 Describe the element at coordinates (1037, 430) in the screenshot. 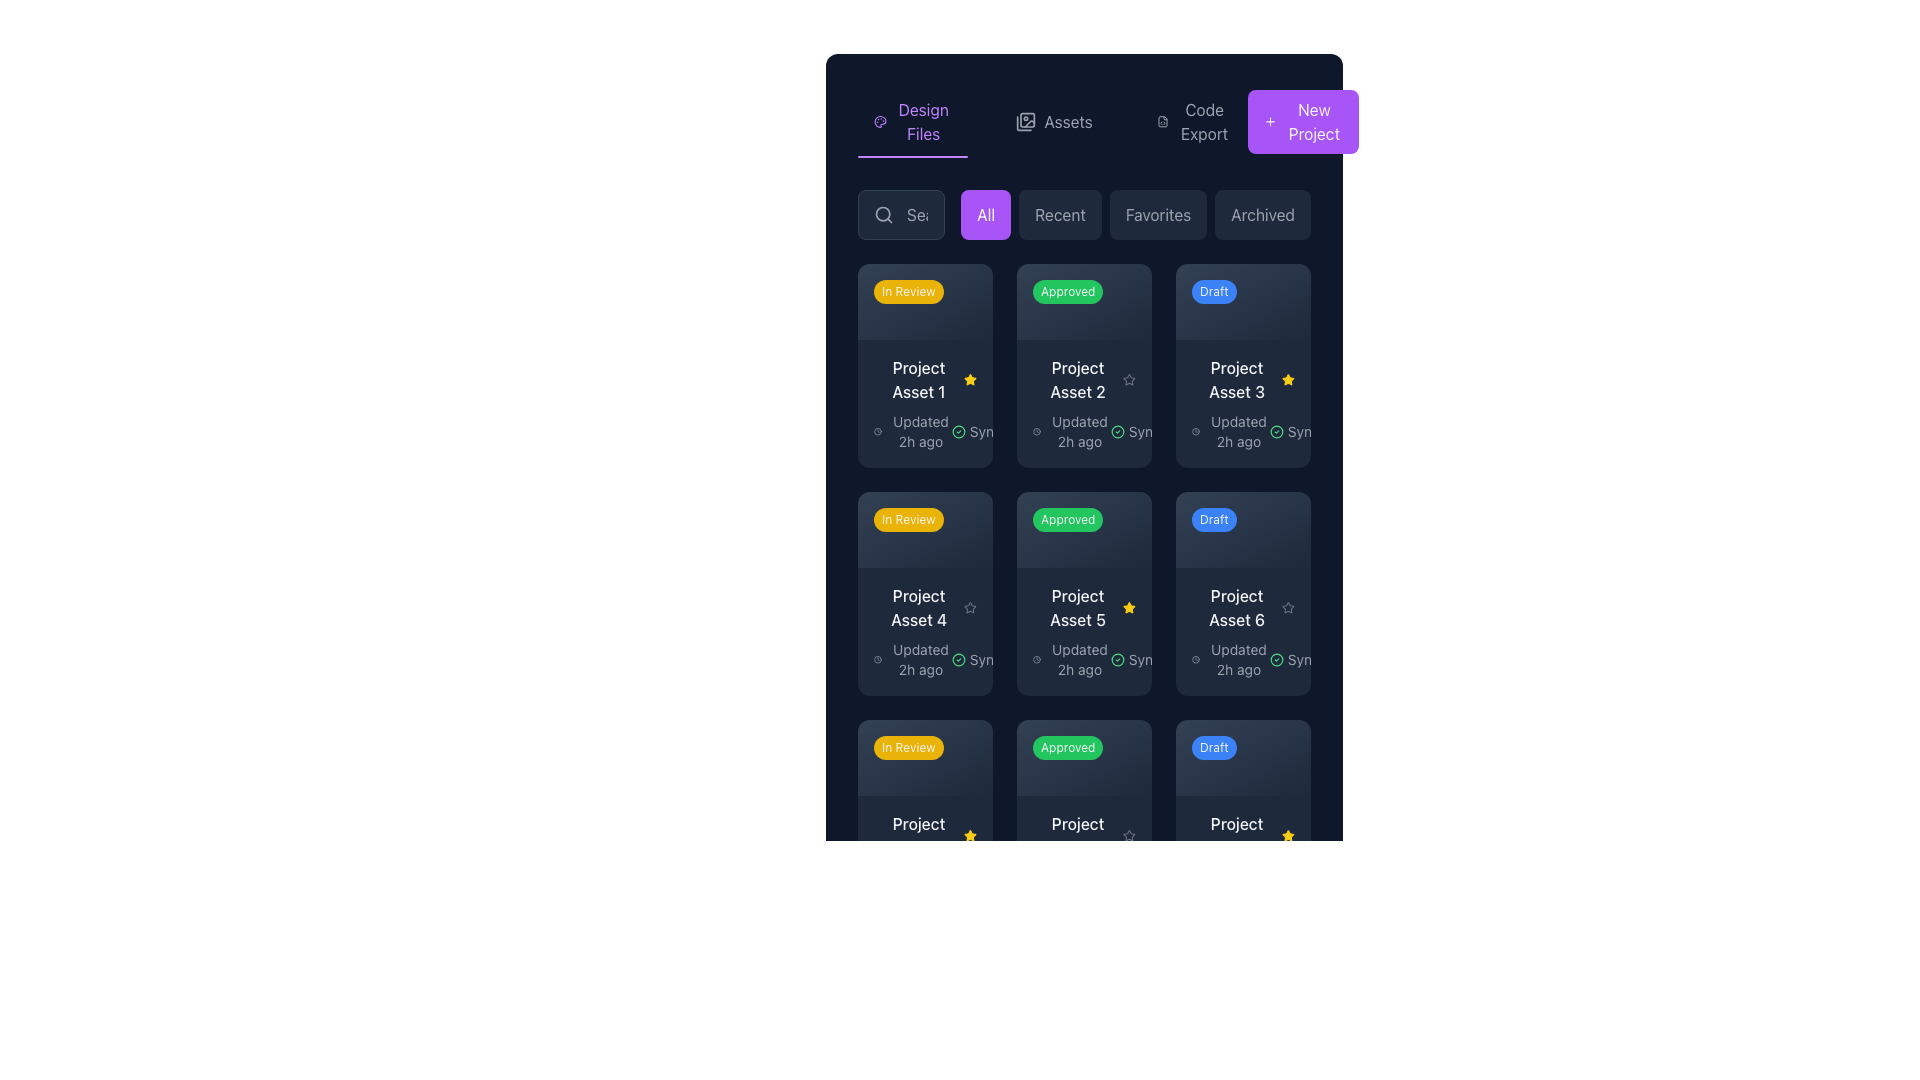

I see `the icon indicating the last update time, which is positioned to the left of the text 'Updated 2h ago' in the second asset card of the top row` at that location.